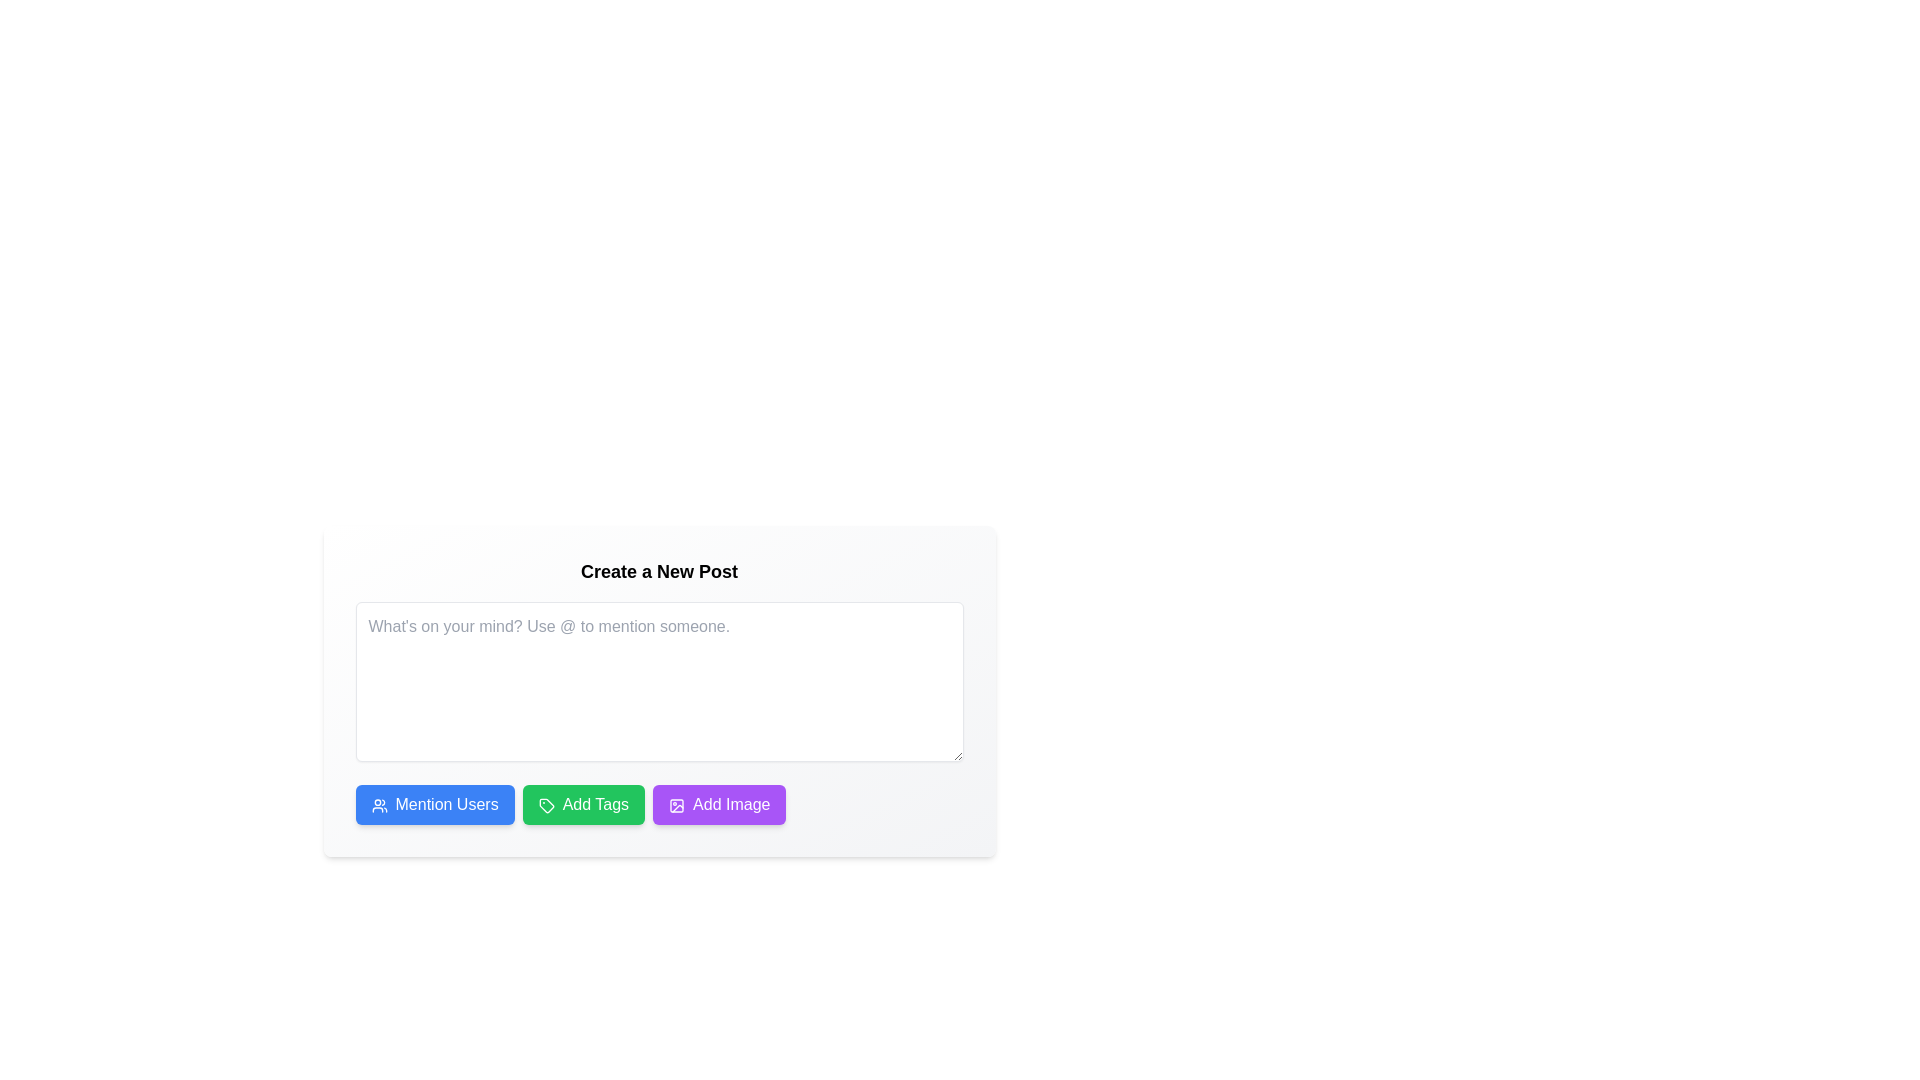 This screenshot has width=1920, height=1080. Describe the element at coordinates (676, 804) in the screenshot. I see `the 'Add Image' button which is the third button in a row, visually indicated by a purple background and located at the bottom of the post creation form` at that location.